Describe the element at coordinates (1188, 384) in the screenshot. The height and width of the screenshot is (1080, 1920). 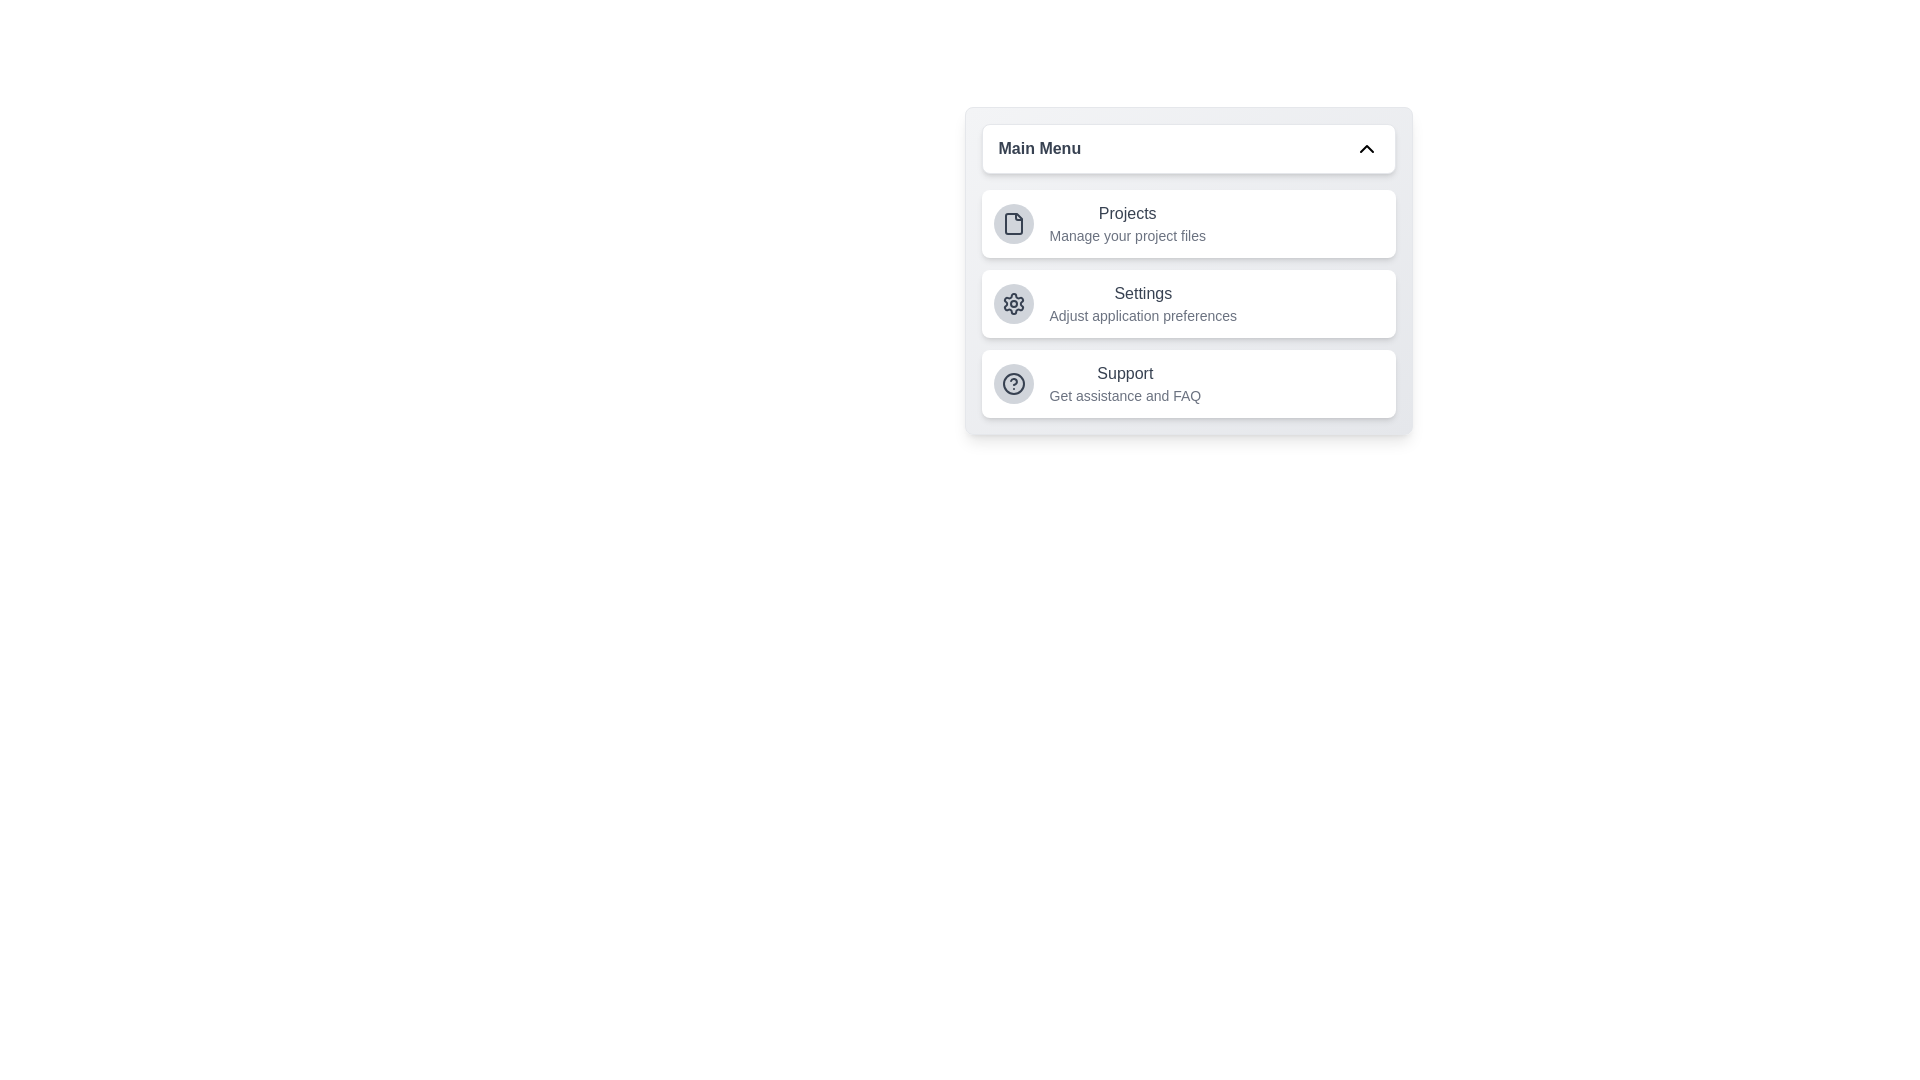
I see `the menu item corresponding to Support` at that location.